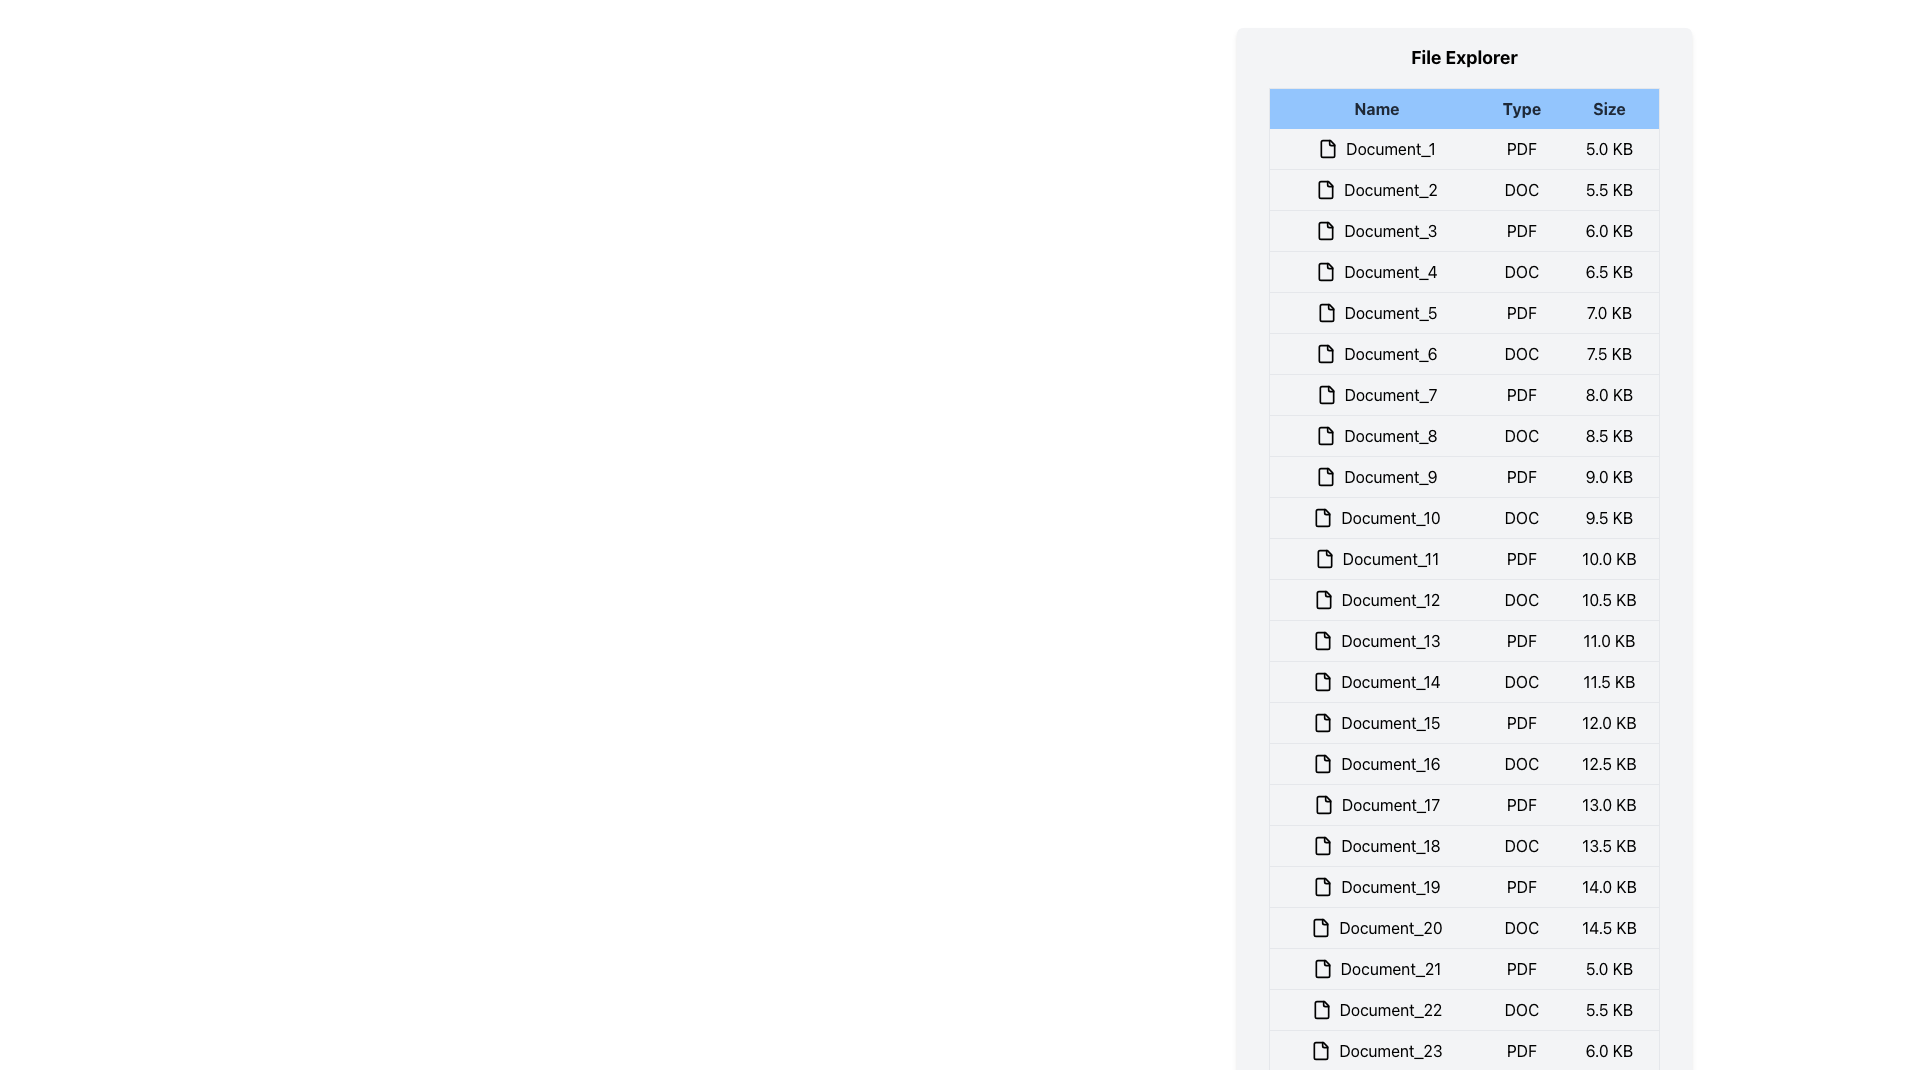  Describe the element at coordinates (1376, 928) in the screenshot. I see `the file entry labeled 'Document_20' in the file explorer` at that location.